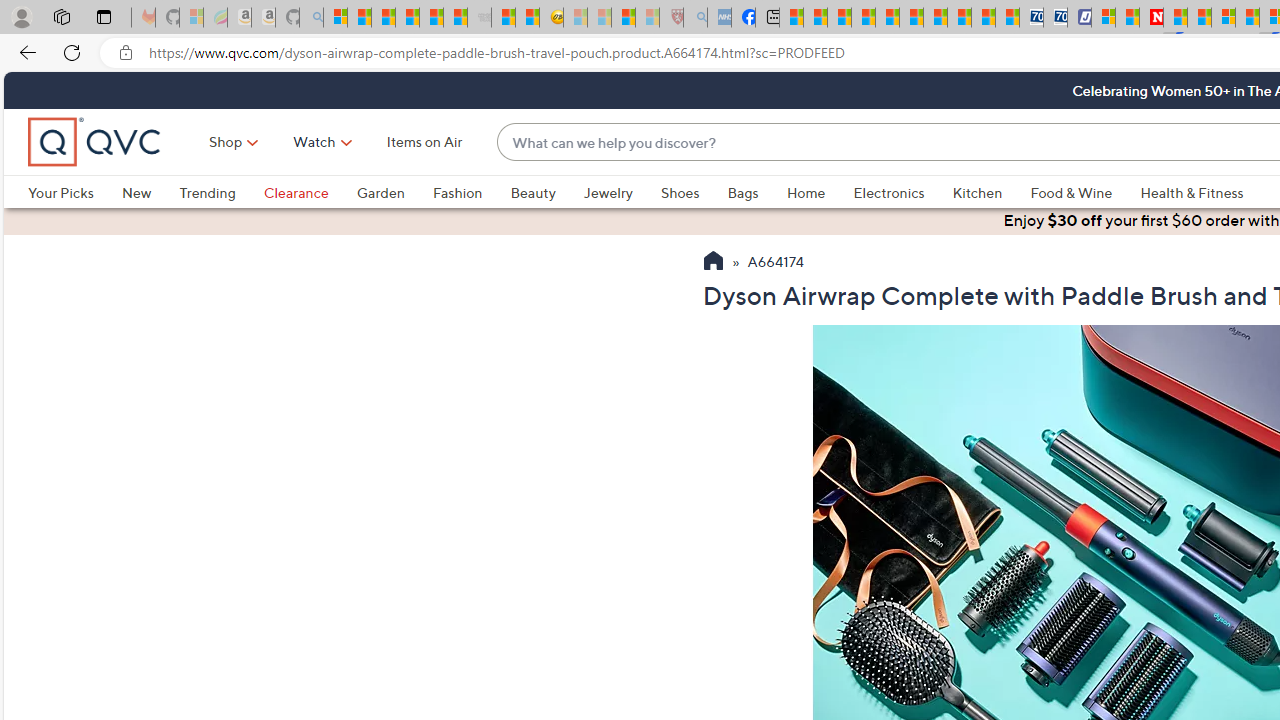 This screenshot has width=1280, height=720. What do you see at coordinates (430, 17) in the screenshot?
I see `'New Report Confirms 2023 Was Record Hot | Watch'` at bounding box center [430, 17].